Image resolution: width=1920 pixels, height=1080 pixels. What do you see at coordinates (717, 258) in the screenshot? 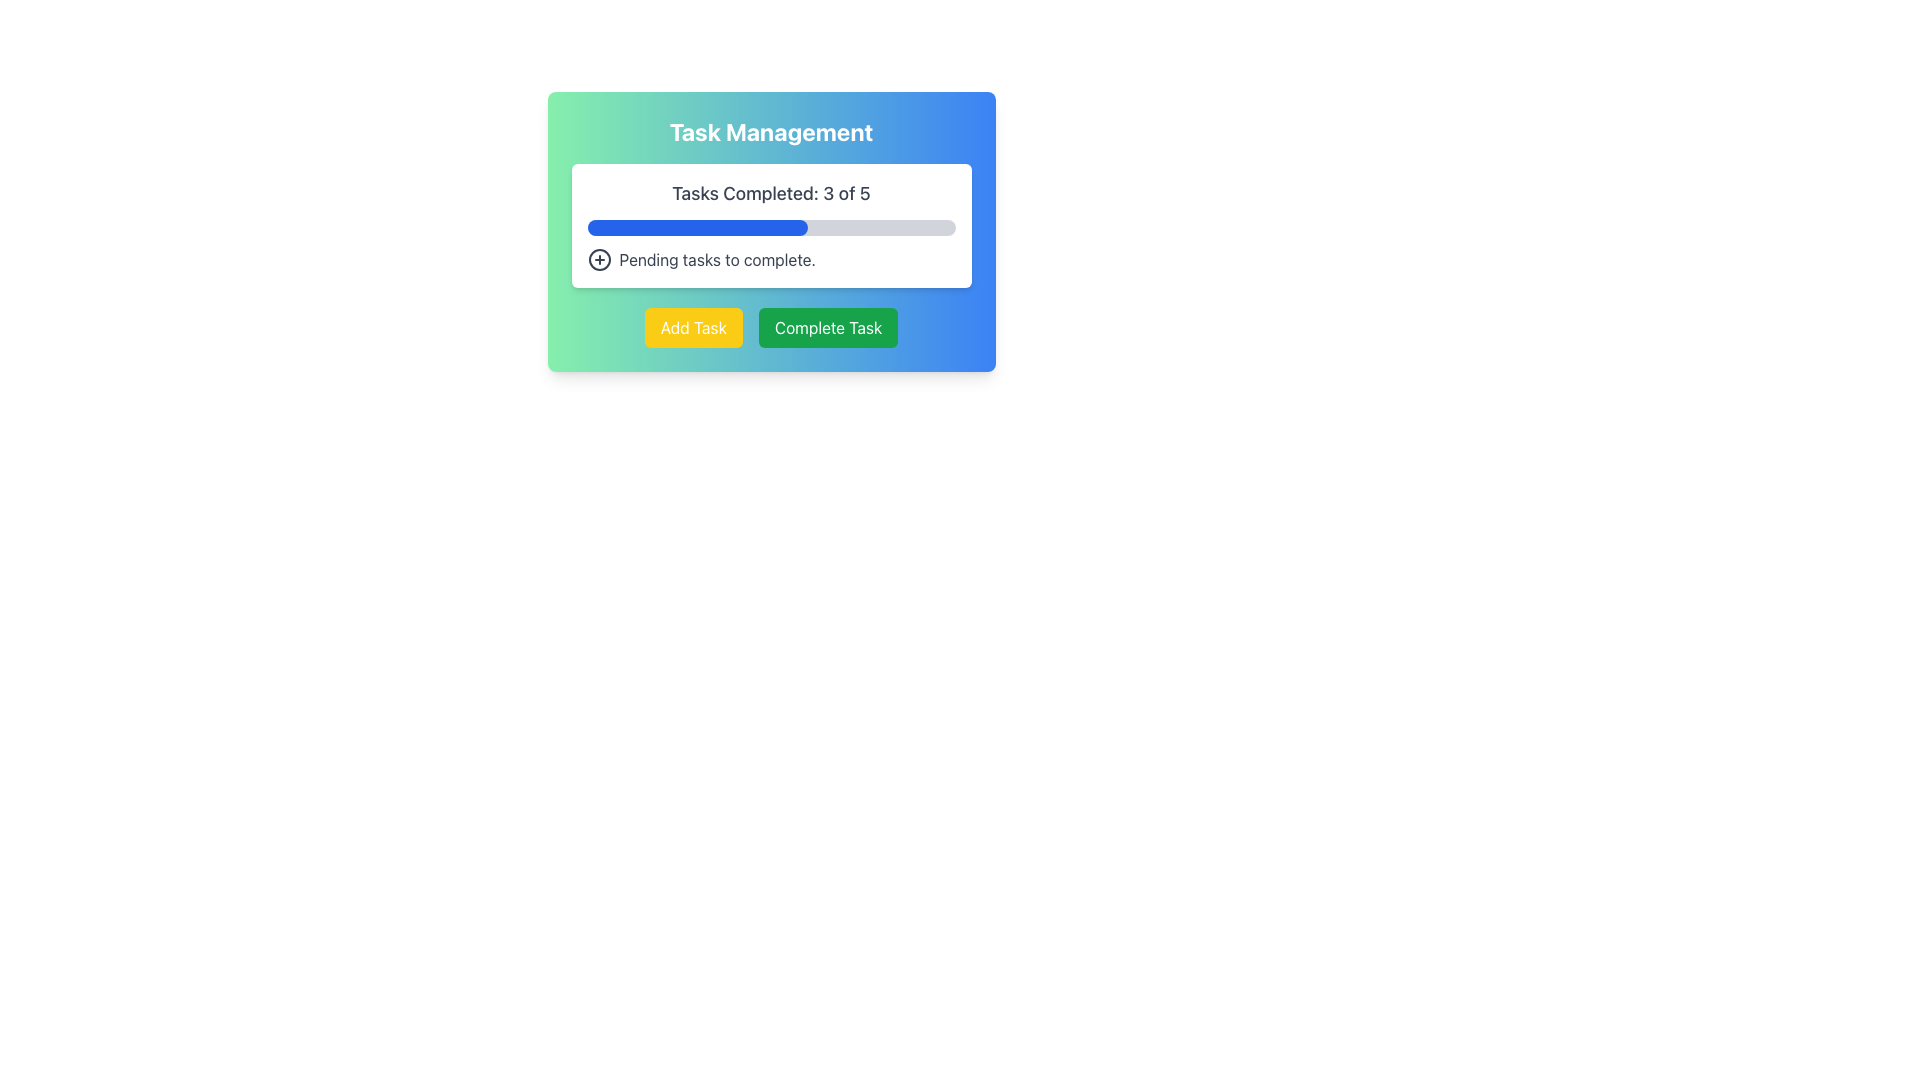
I see `the text label displaying 'Pending tasks to complete.' which is styled in medium gray font and located to the right of a circular plus icon within the 'Task Management' panel` at bounding box center [717, 258].